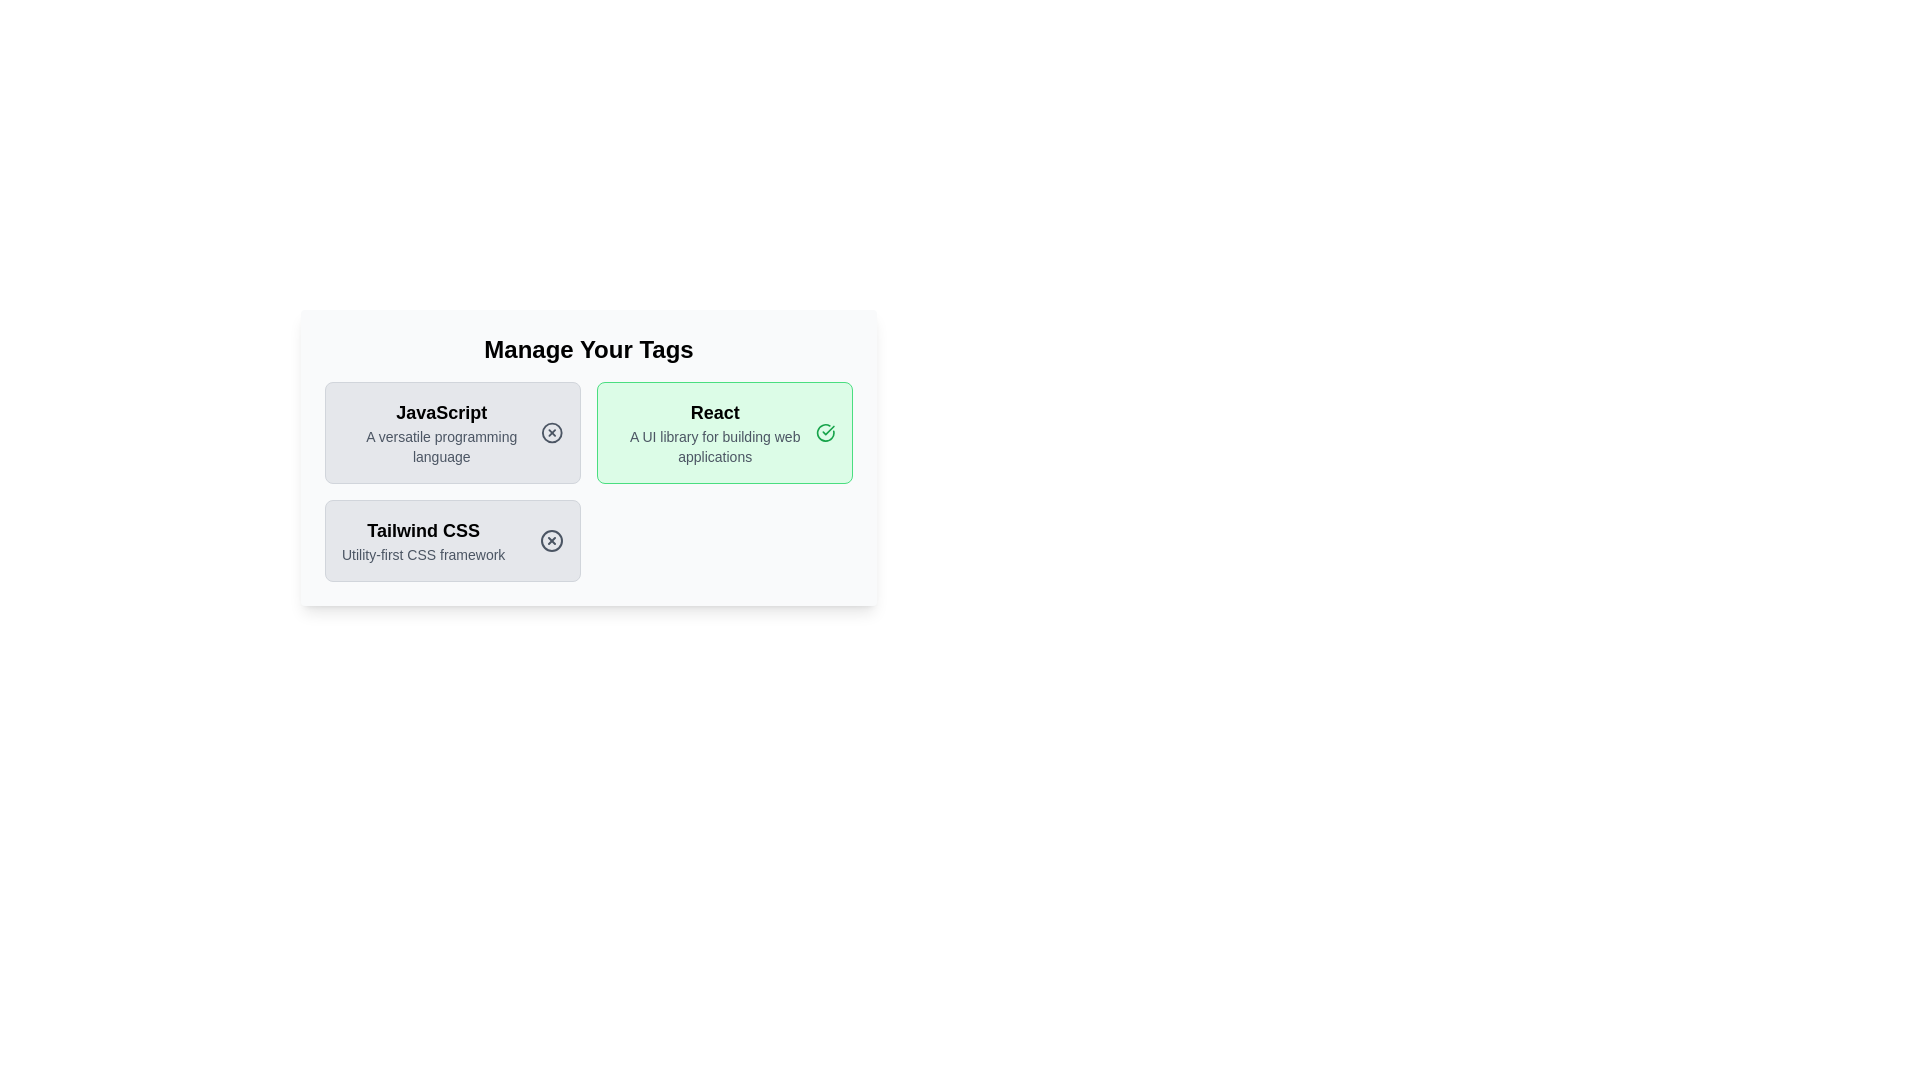 Image resolution: width=1920 pixels, height=1080 pixels. Describe the element at coordinates (451, 540) in the screenshot. I see `the tag with name Tailwind CSS` at that location.